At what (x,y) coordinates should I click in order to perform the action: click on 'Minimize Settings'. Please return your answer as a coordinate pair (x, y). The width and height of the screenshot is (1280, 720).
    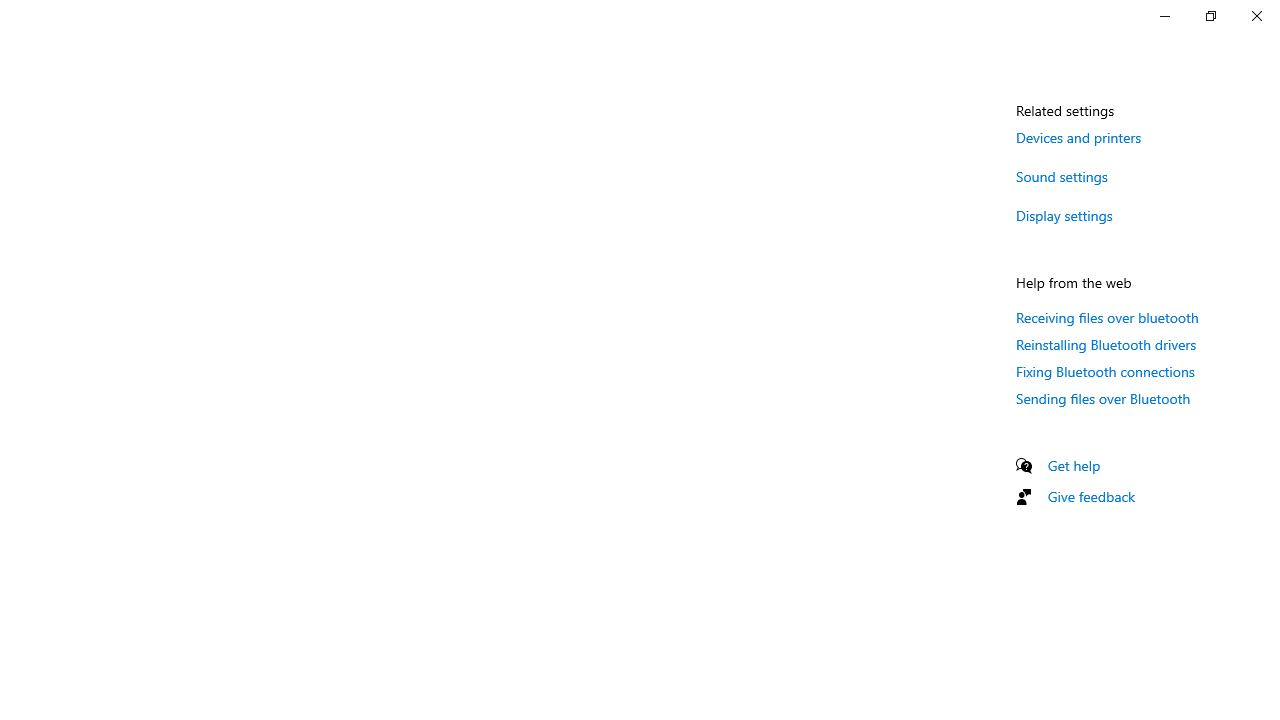
    Looking at the image, I should click on (1164, 15).